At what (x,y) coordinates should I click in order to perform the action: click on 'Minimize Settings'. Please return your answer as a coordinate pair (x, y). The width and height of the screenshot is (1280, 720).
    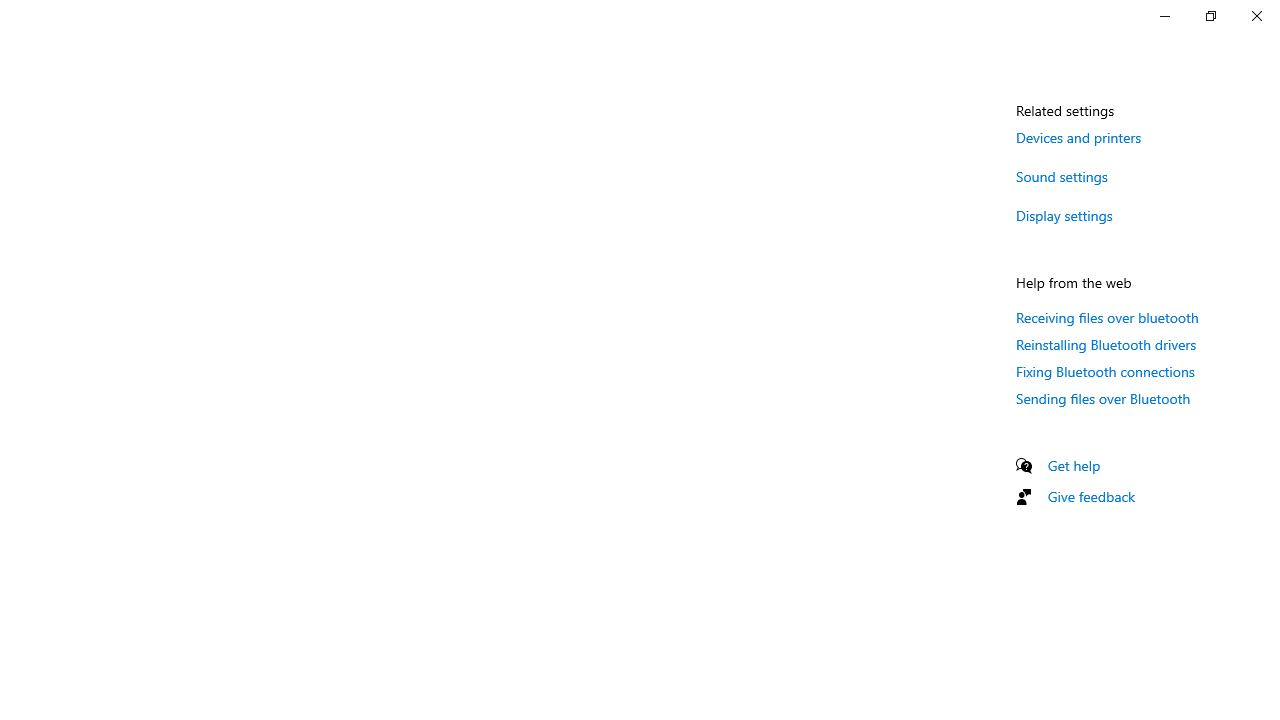
    Looking at the image, I should click on (1164, 15).